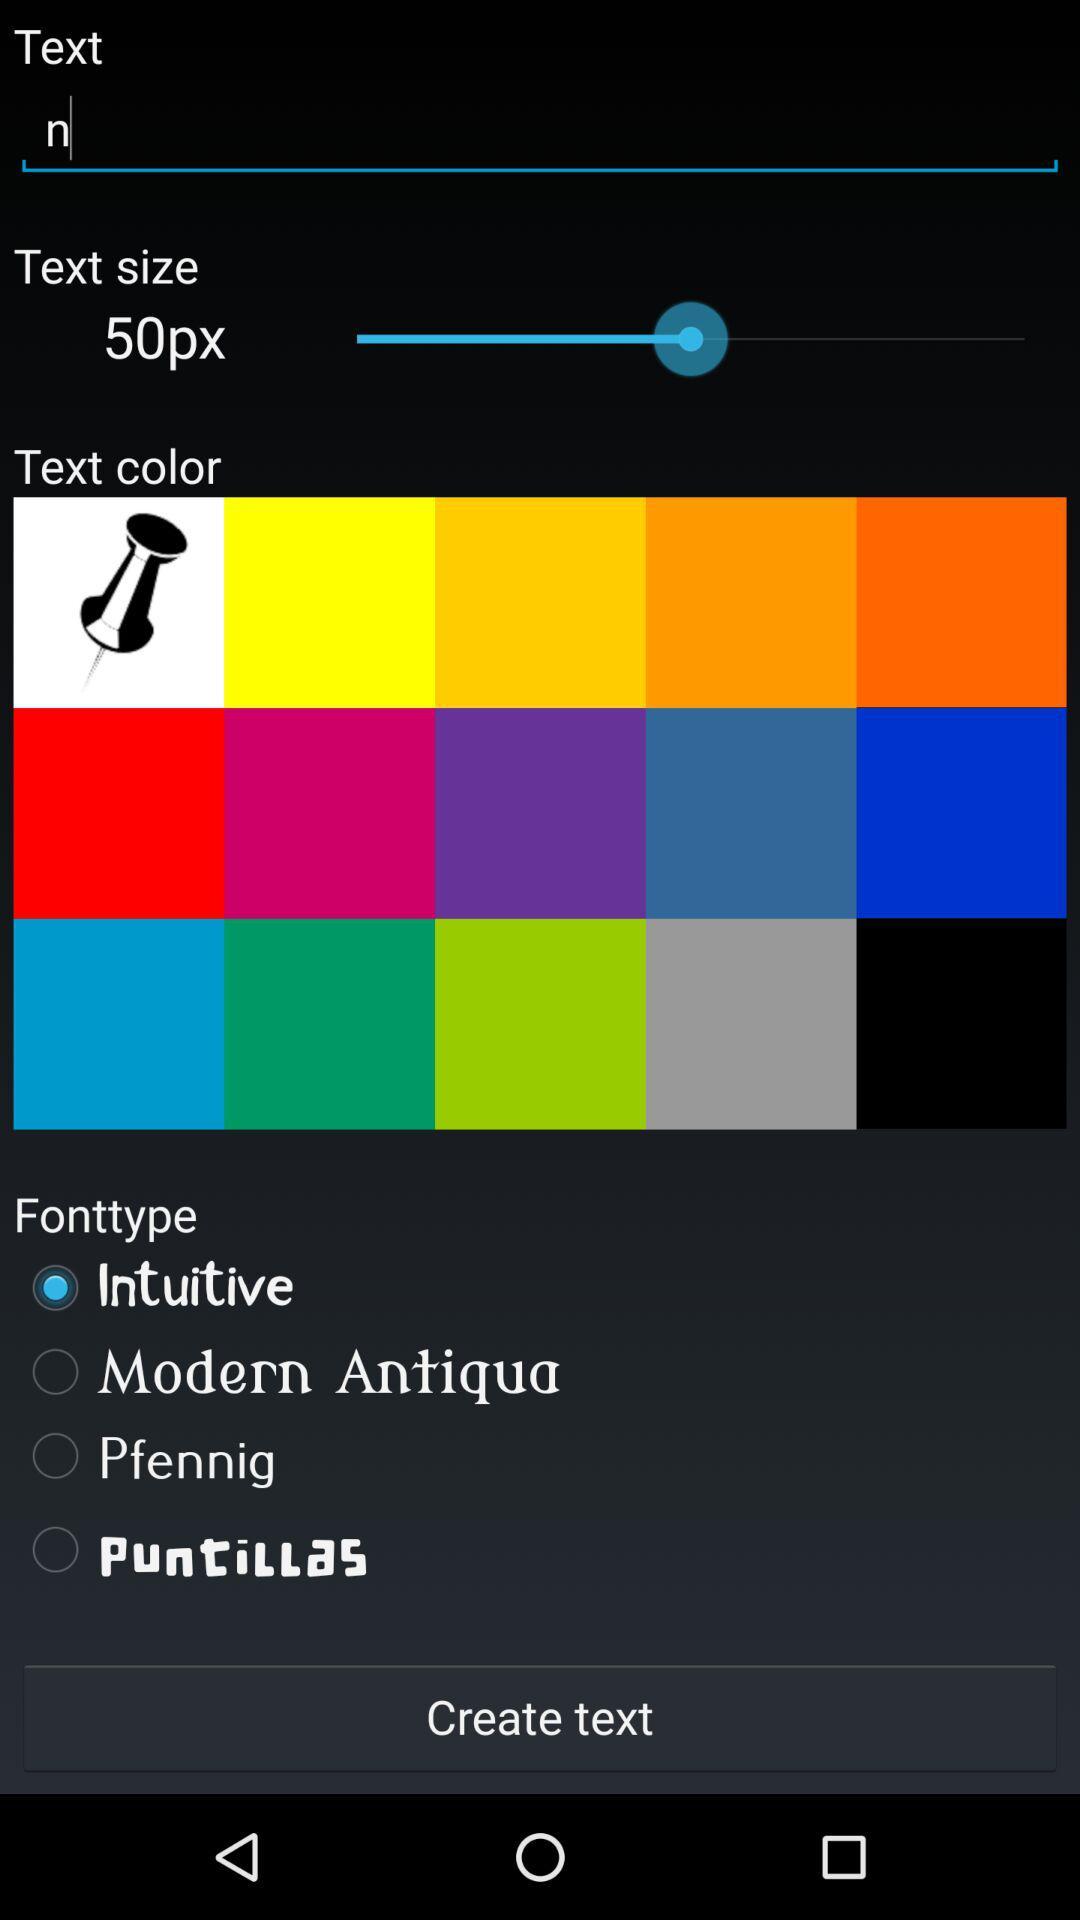  Describe the element at coordinates (328, 601) in the screenshot. I see `text color` at that location.